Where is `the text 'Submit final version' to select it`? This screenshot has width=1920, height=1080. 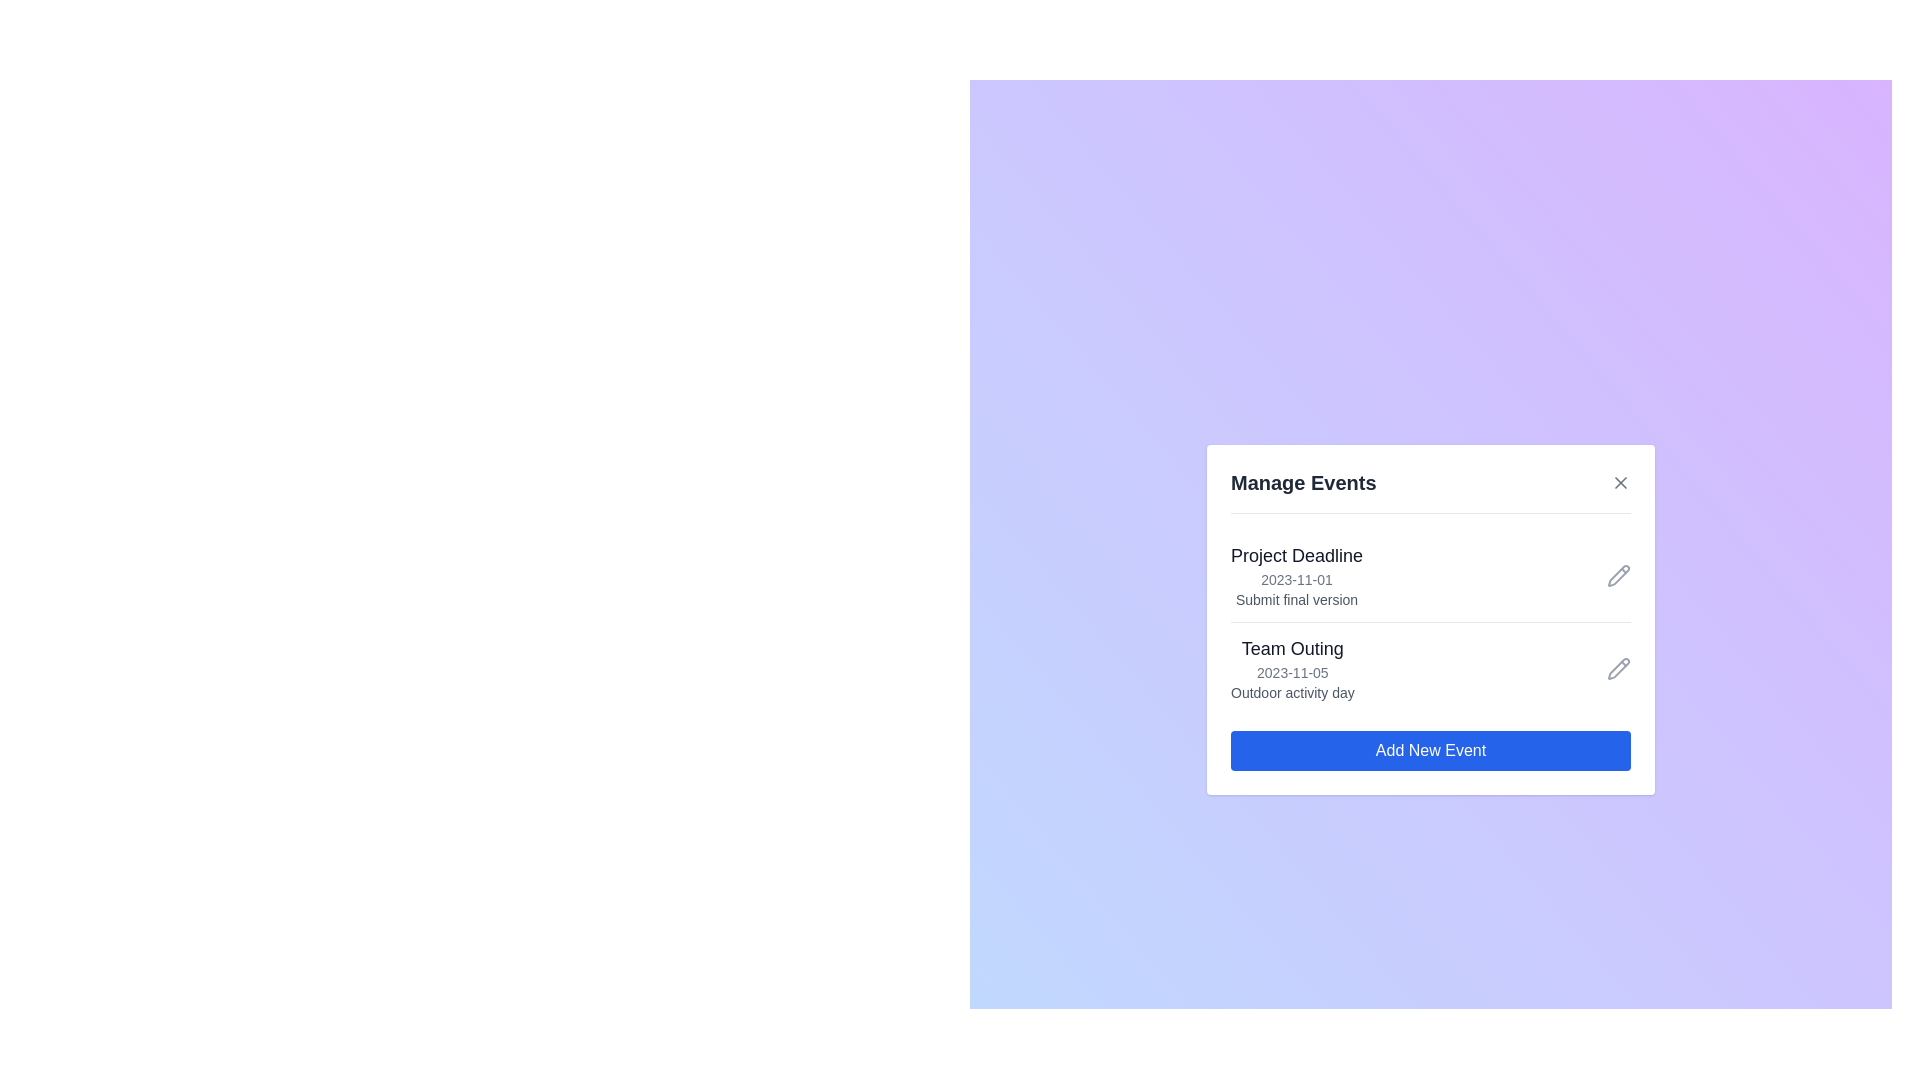 the text 'Submit final version' to select it is located at coordinates (1296, 599).